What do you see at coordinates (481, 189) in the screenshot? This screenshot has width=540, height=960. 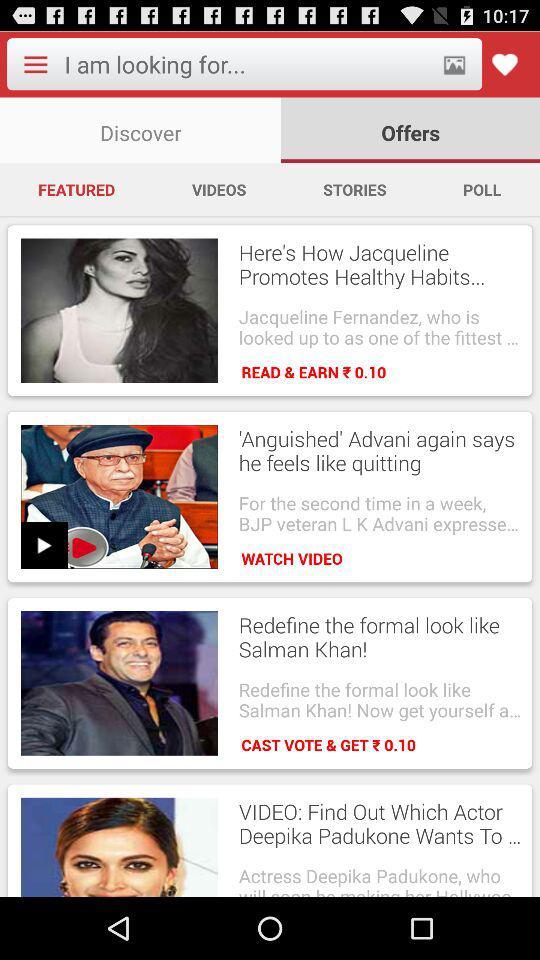 I see `the poll app` at bounding box center [481, 189].